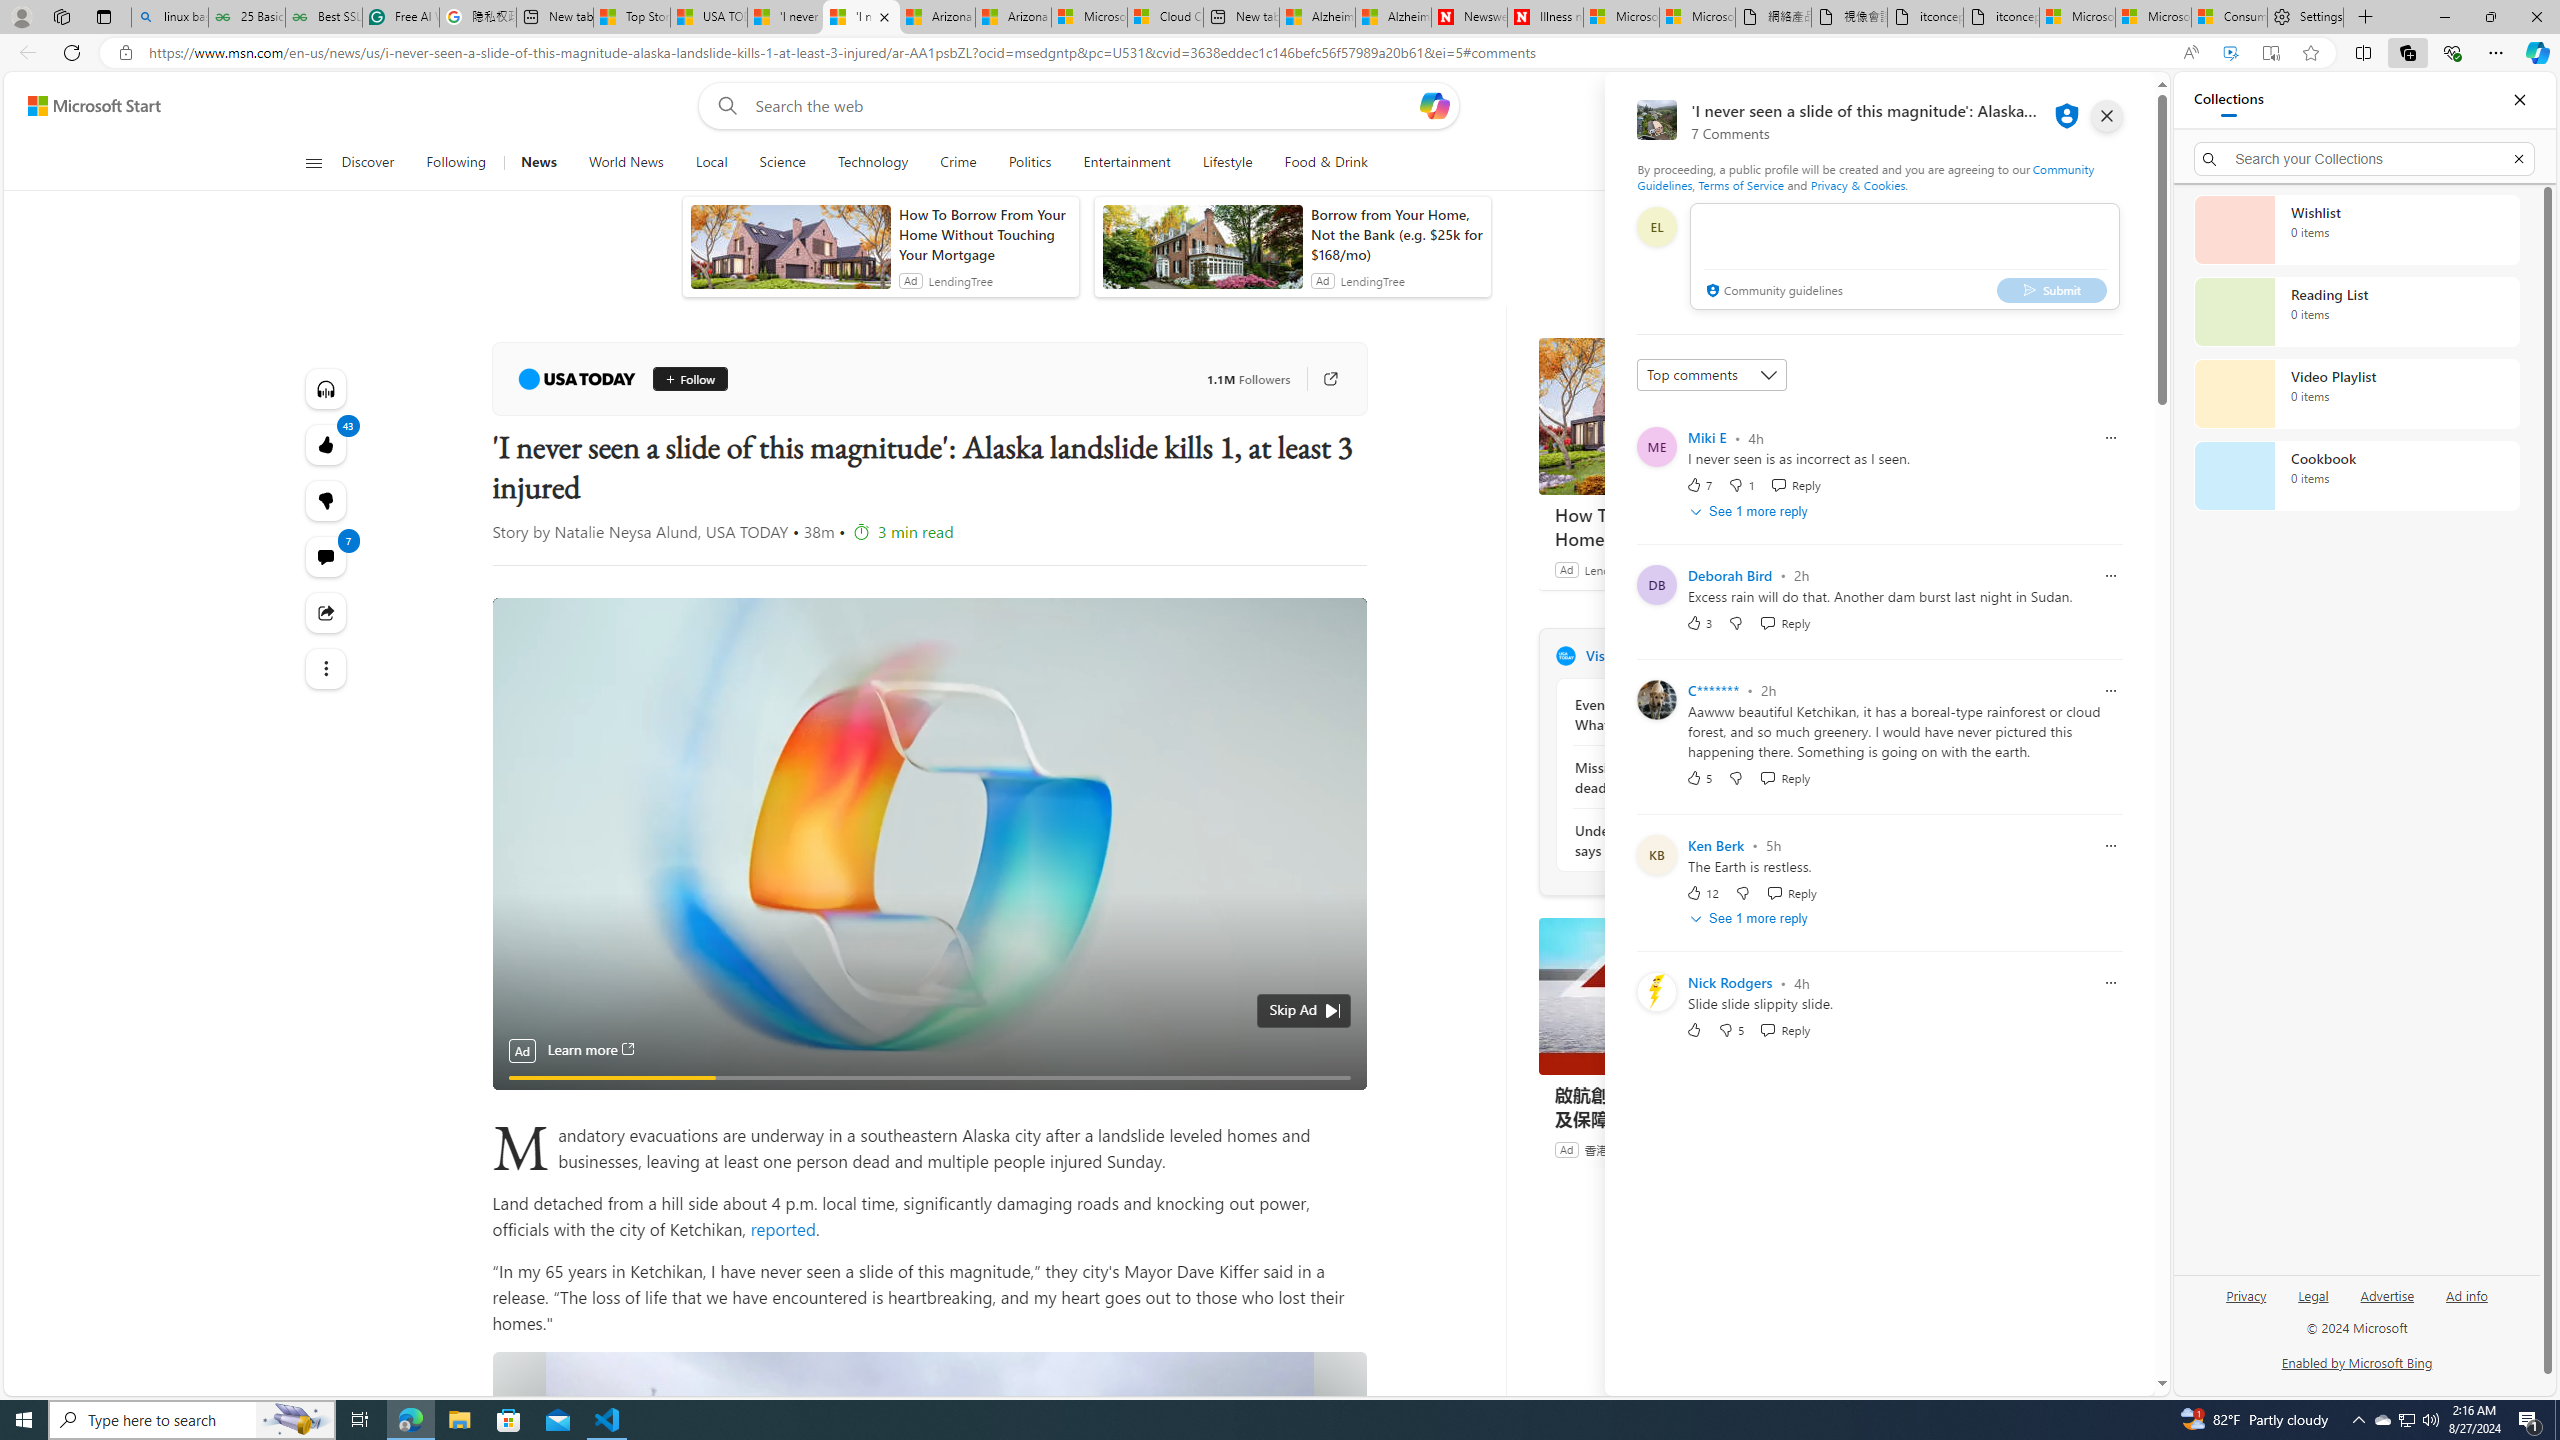 The height and width of the screenshot is (1440, 2560). Describe the element at coordinates (1711, 375) in the screenshot. I see `'Sort comments by'` at that location.